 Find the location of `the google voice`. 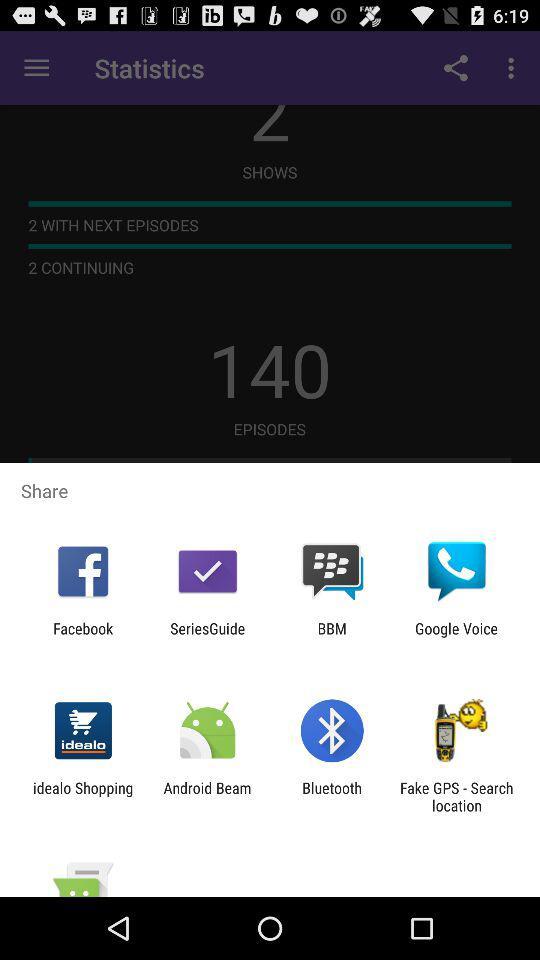

the google voice is located at coordinates (456, 636).